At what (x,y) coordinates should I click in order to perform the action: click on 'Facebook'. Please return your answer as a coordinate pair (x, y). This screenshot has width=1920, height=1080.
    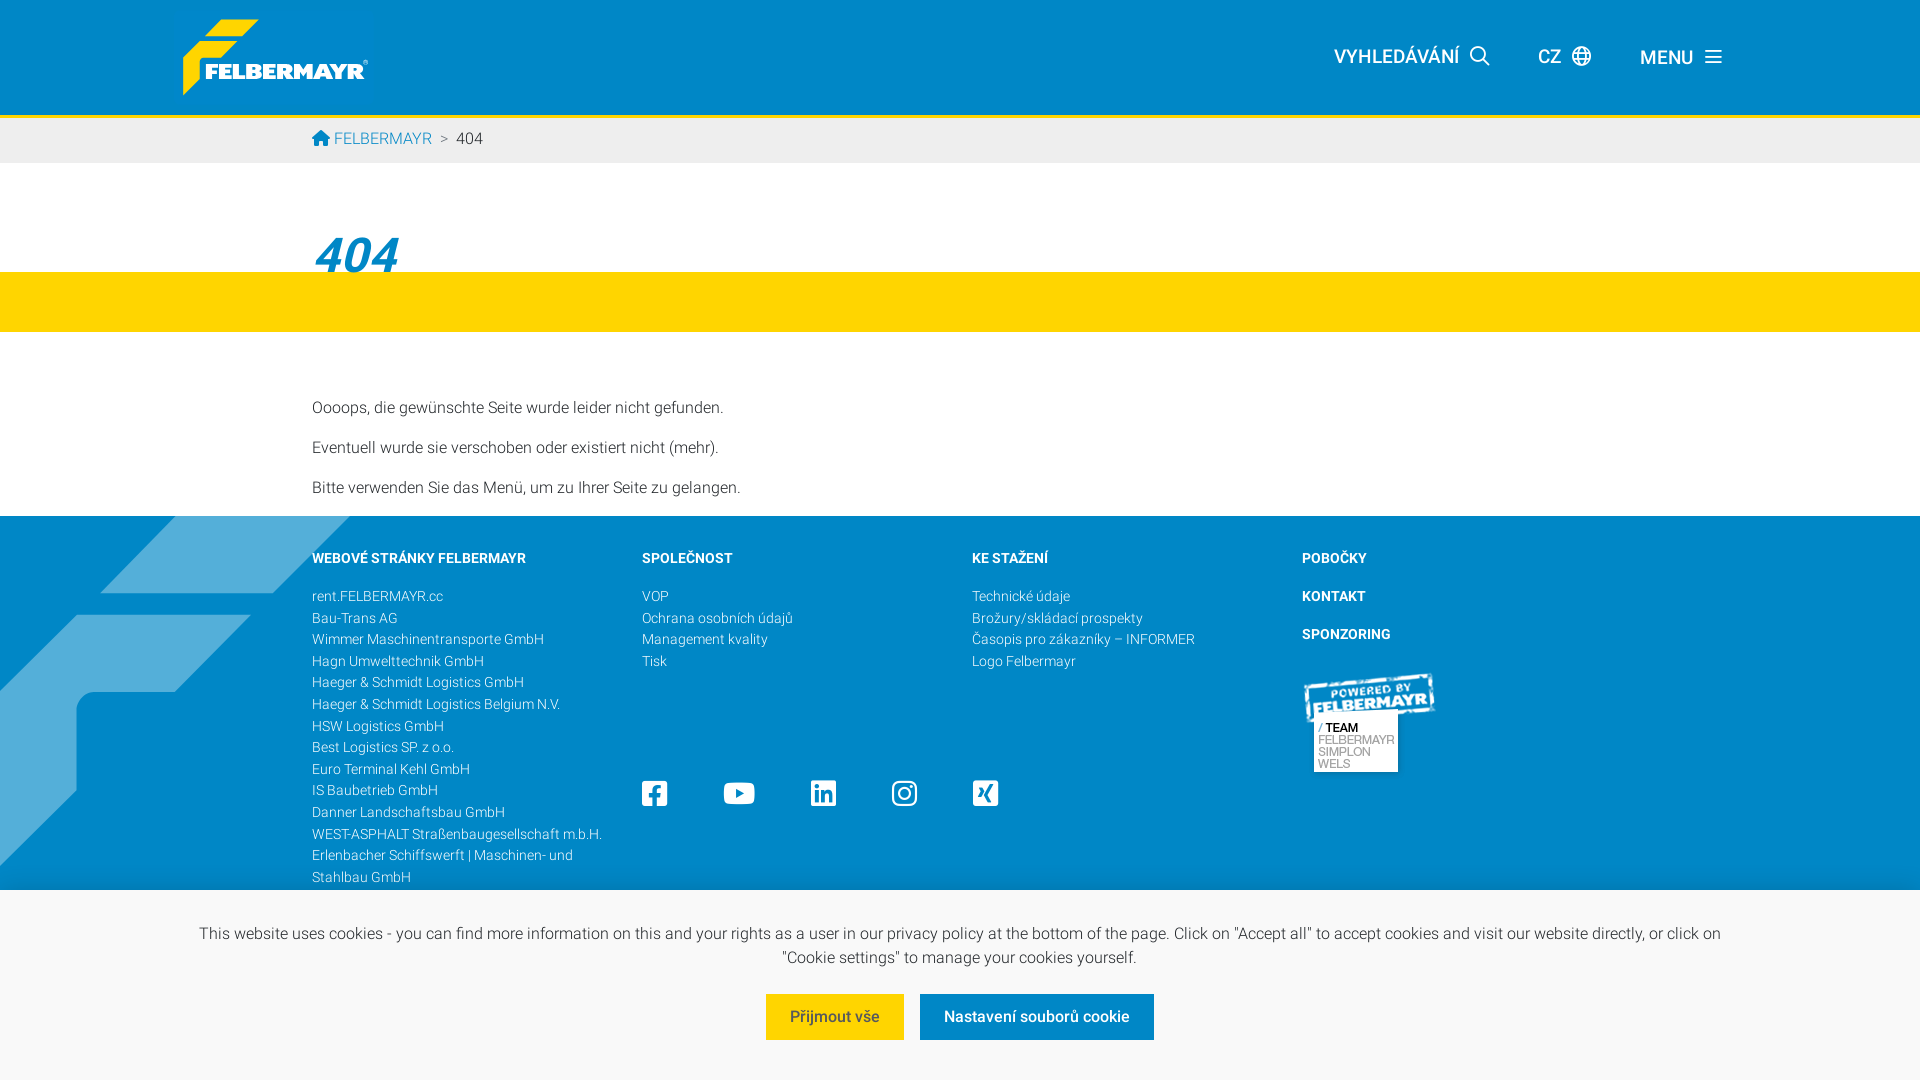
    Looking at the image, I should click on (642, 798).